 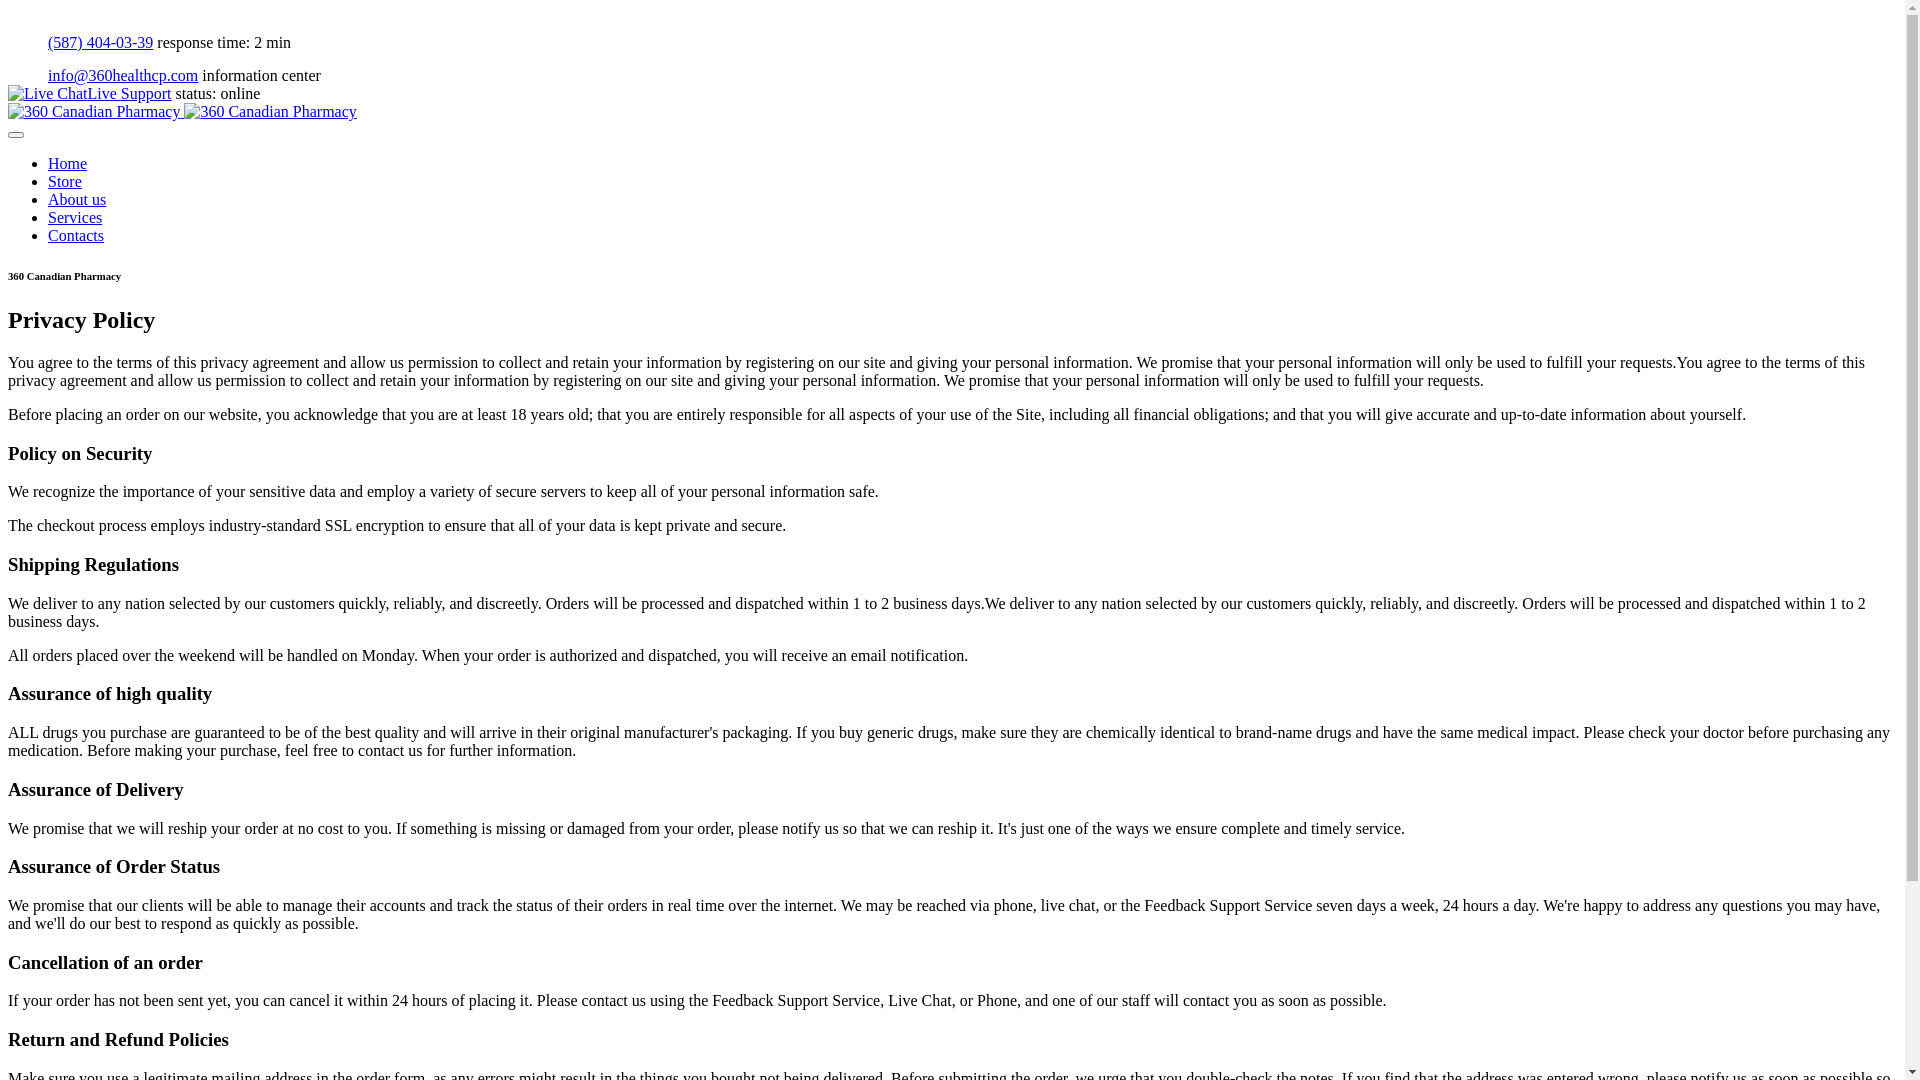 I want to click on 'Store', so click(x=48, y=181).